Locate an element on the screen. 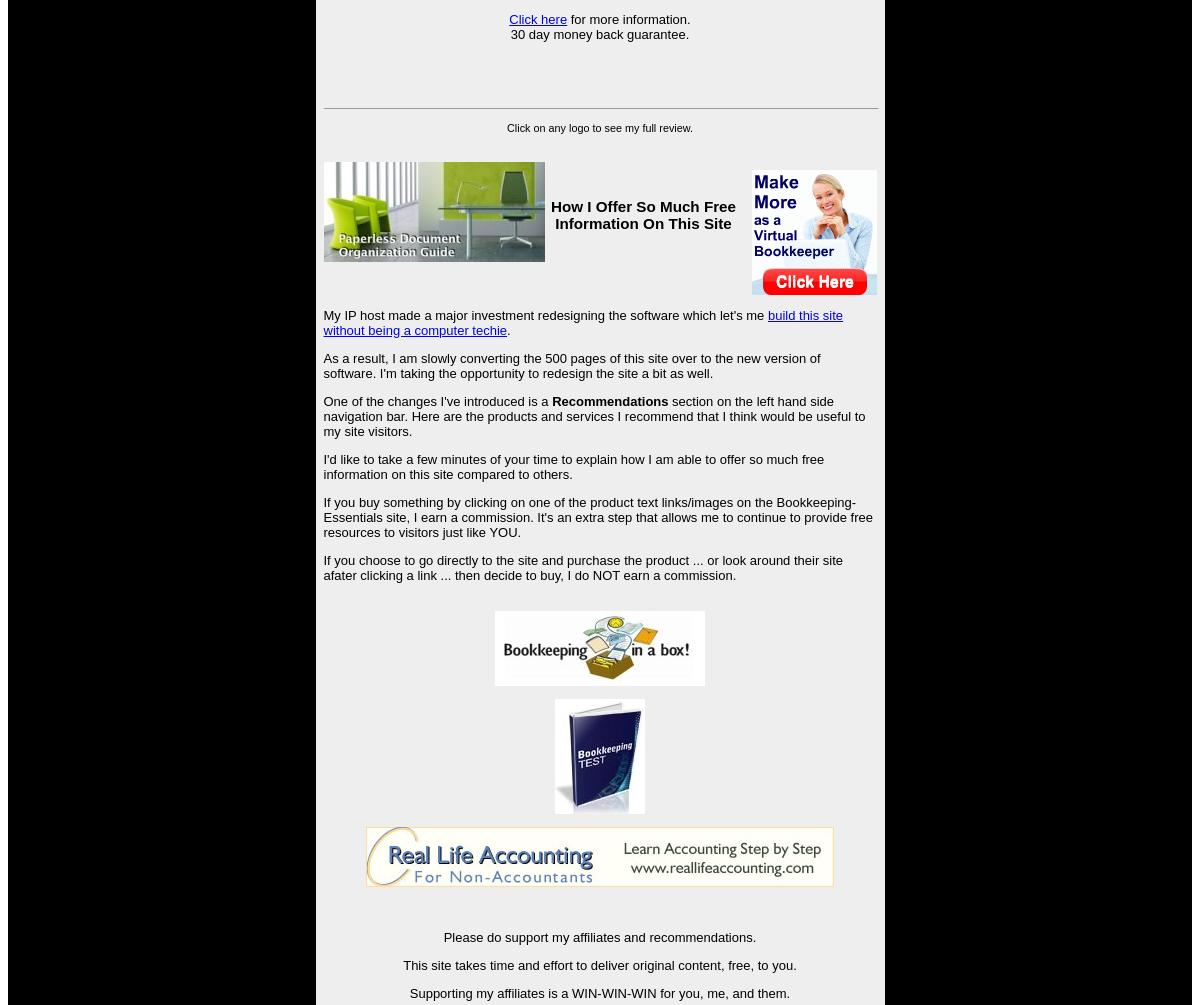  'Please do support my affiliates and recommendations.' is located at coordinates (598, 935).